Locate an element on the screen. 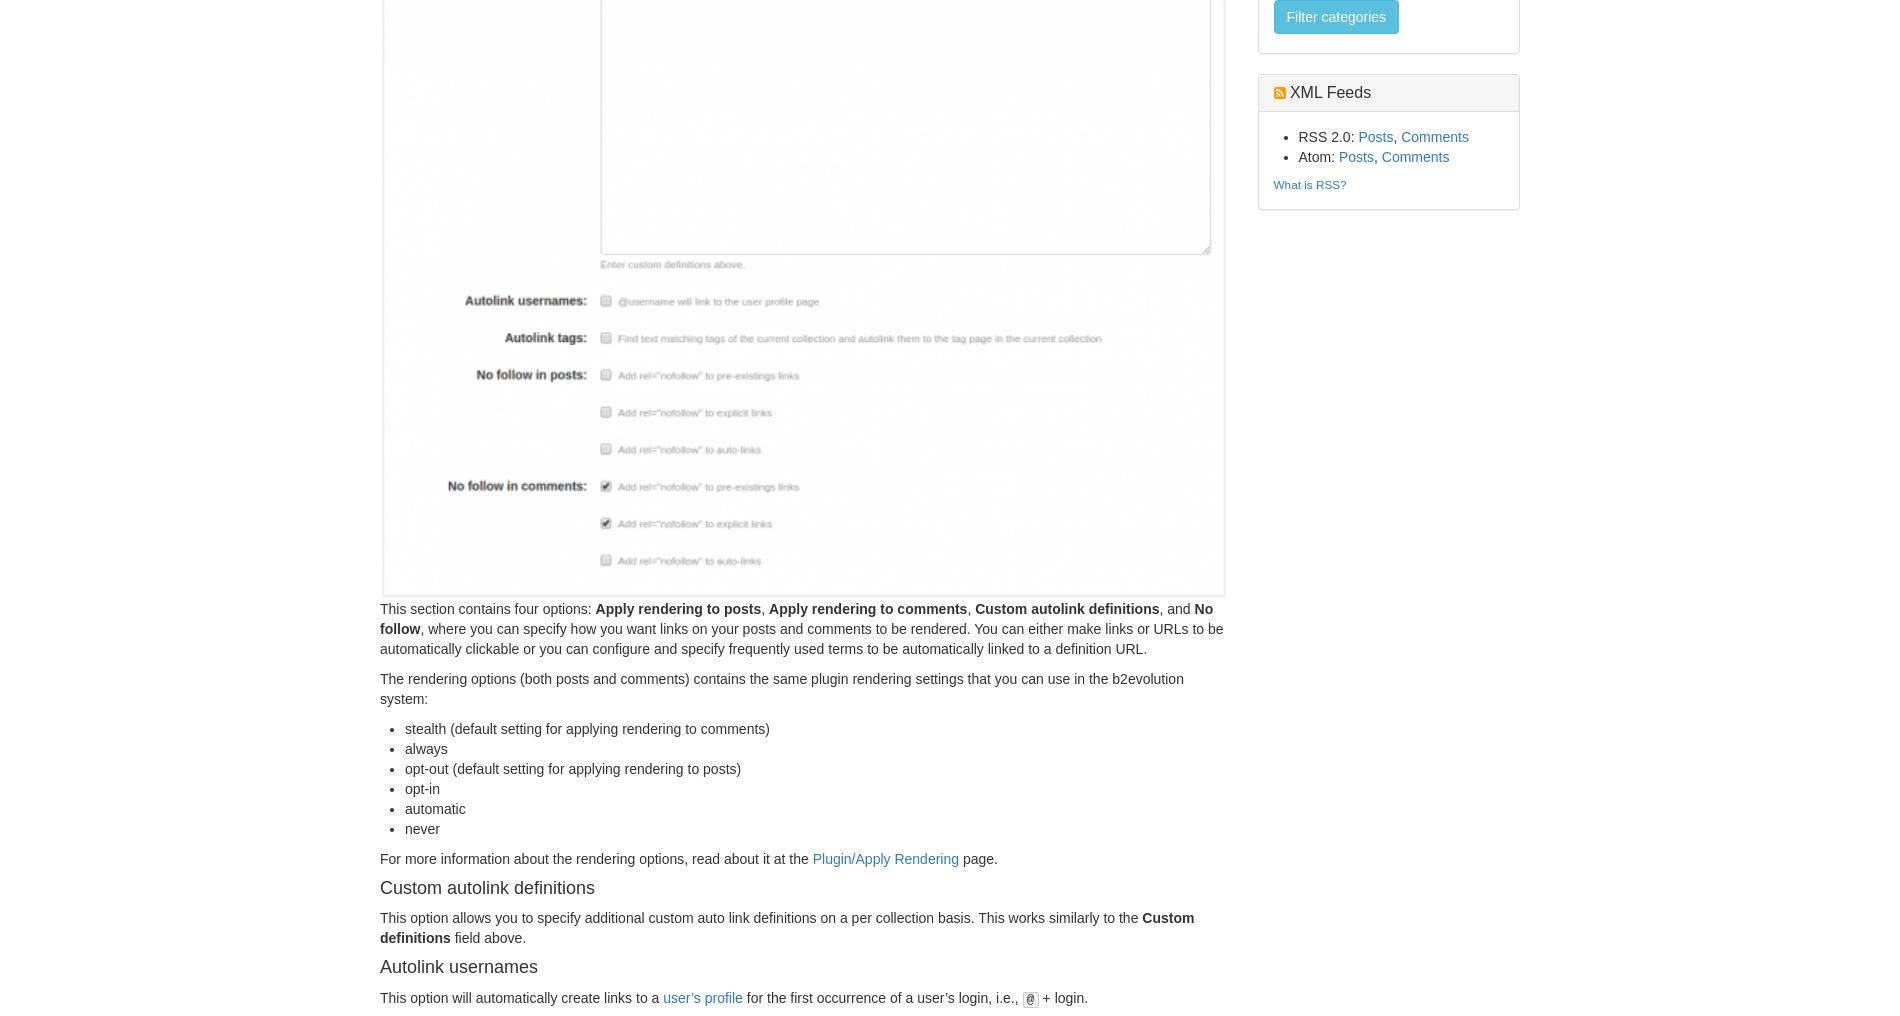 Image resolution: width=1900 pixels, height=1016 pixels. 'Autolink usernames' is located at coordinates (379, 967).